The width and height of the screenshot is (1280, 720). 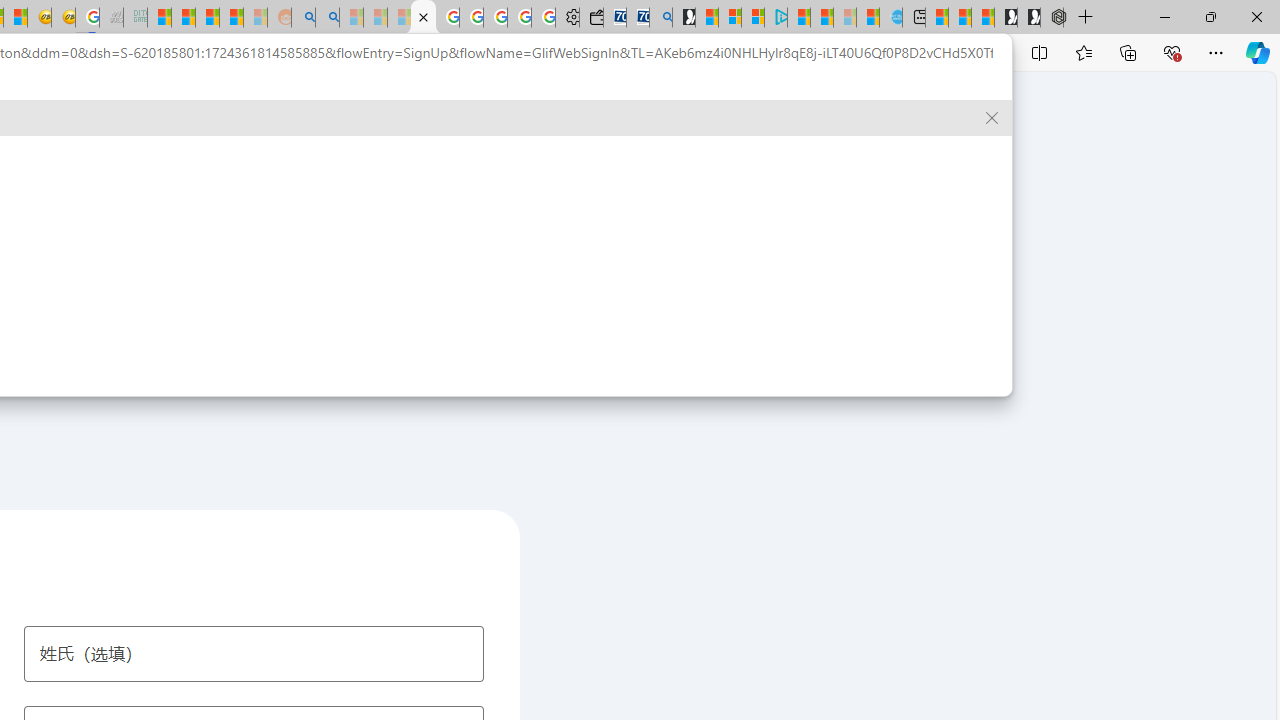 I want to click on 'Student Loan Update: Forgiveness Program Ends This Month', so click(x=231, y=17).